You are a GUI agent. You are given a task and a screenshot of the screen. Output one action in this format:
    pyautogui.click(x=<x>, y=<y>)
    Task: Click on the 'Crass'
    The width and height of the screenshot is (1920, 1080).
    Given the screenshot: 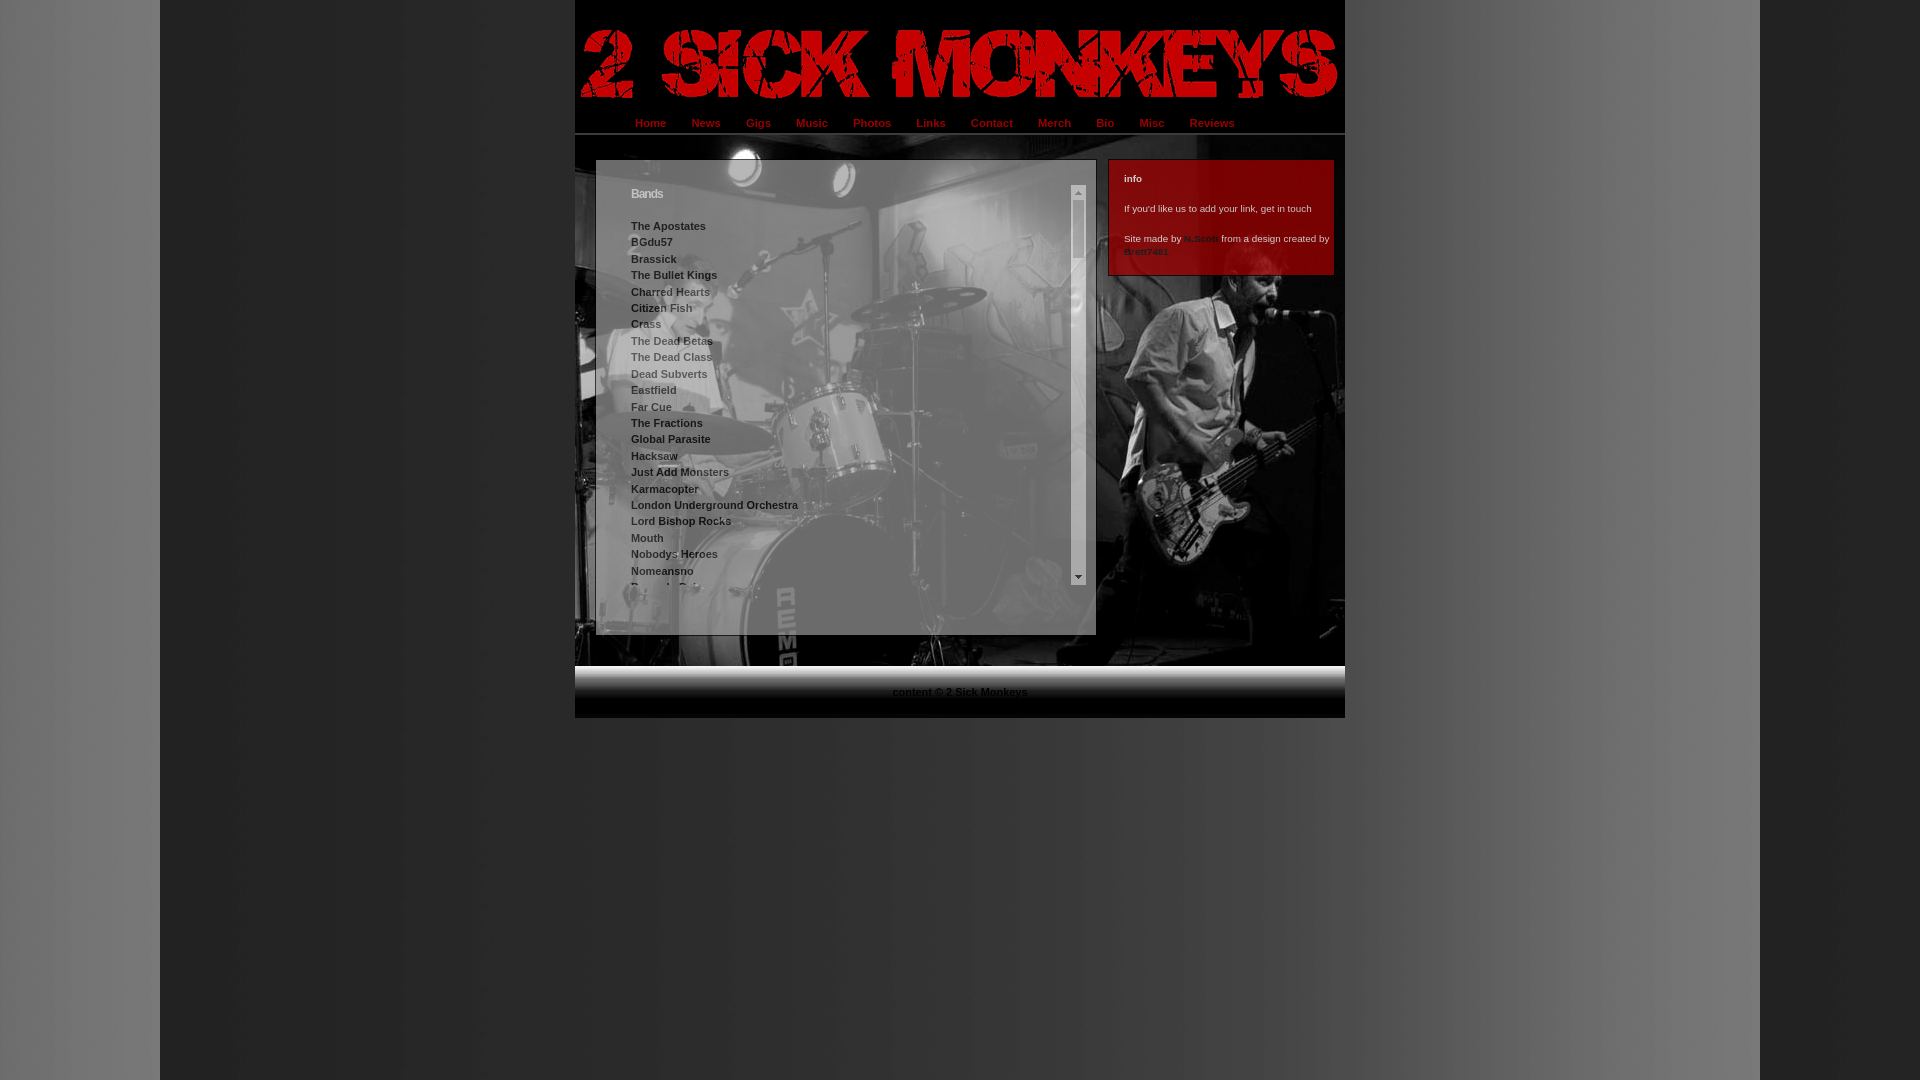 What is the action you would take?
    pyautogui.click(x=646, y=323)
    